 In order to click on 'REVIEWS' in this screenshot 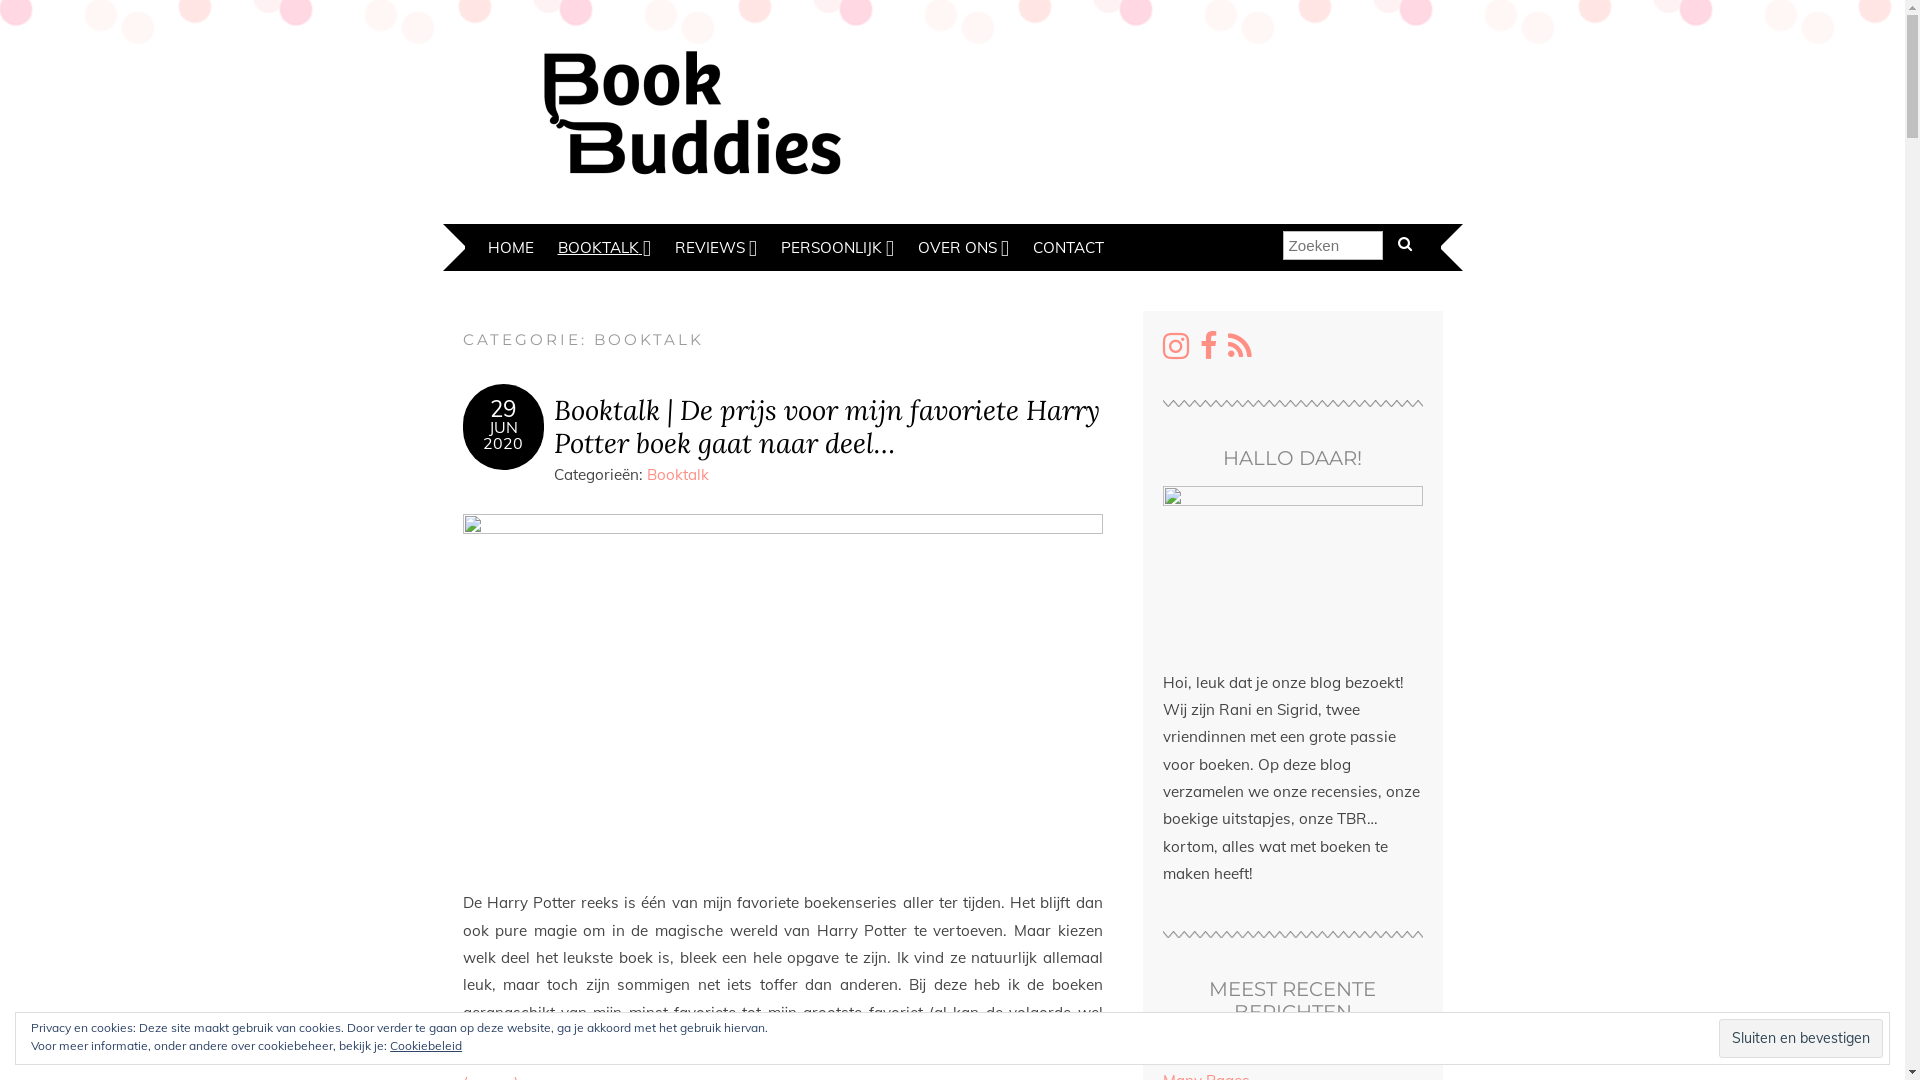, I will do `click(715, 246)`.